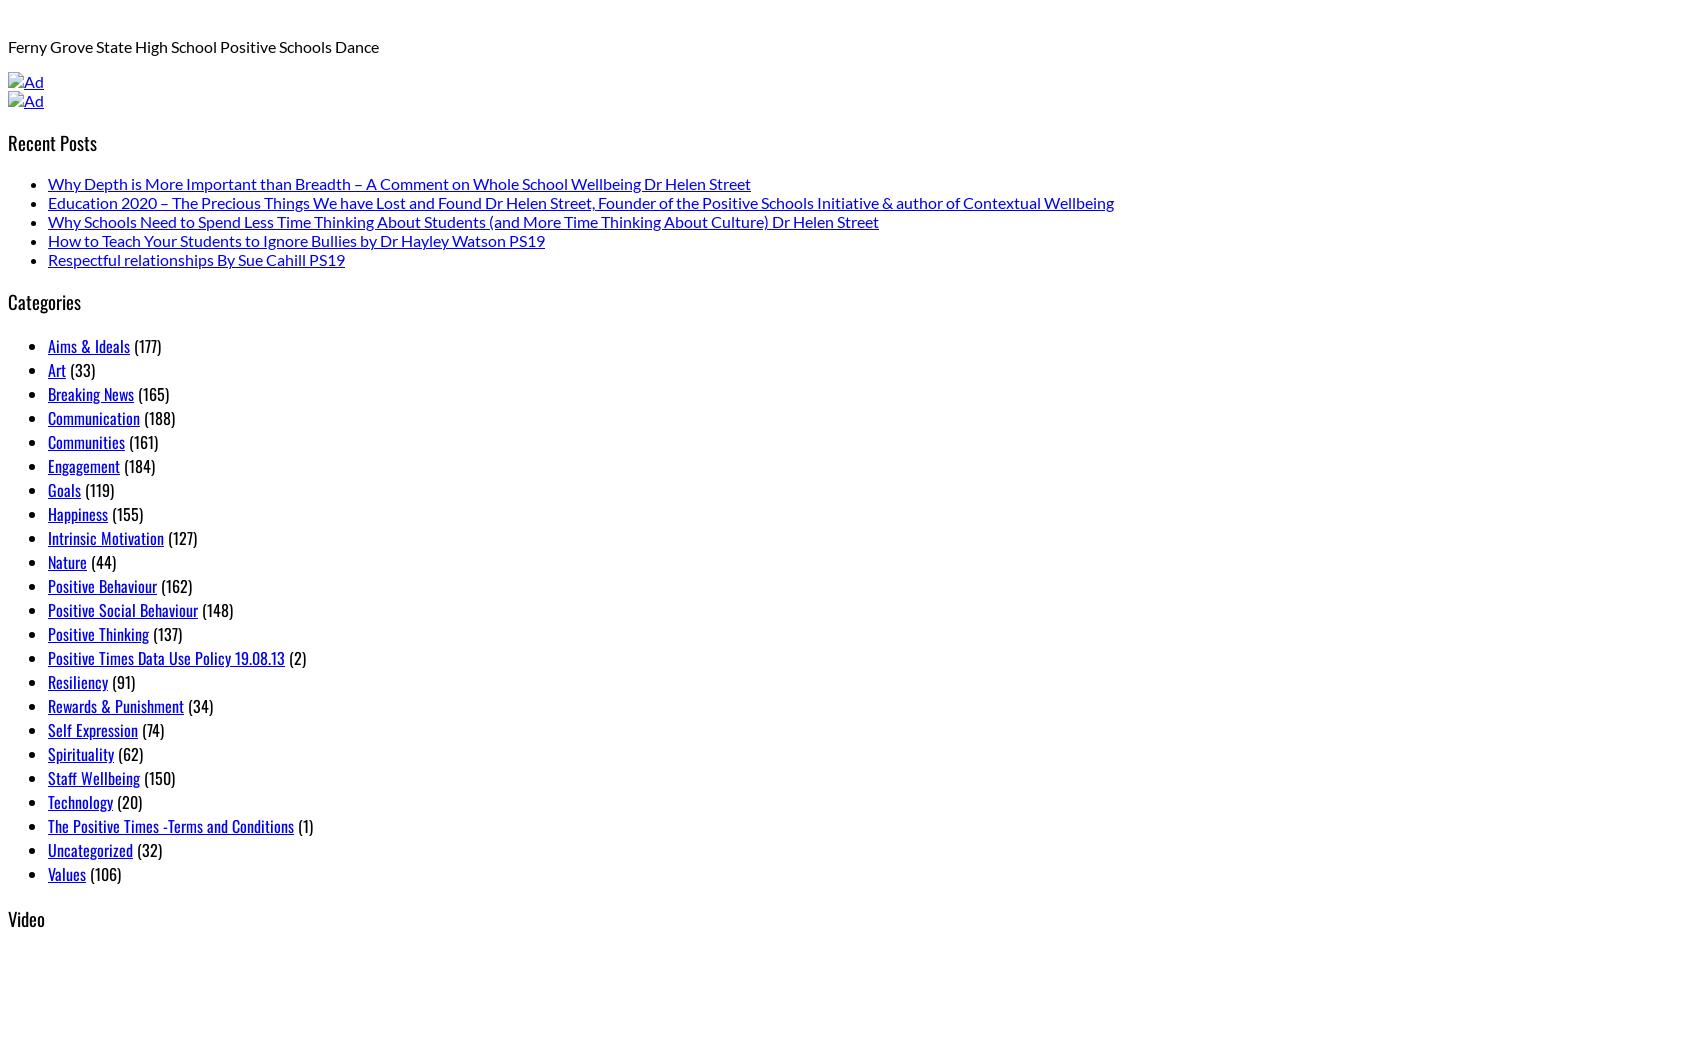 This screenshot has width=1700, height=1040. I want to click on '(91)', so click(120, 680).